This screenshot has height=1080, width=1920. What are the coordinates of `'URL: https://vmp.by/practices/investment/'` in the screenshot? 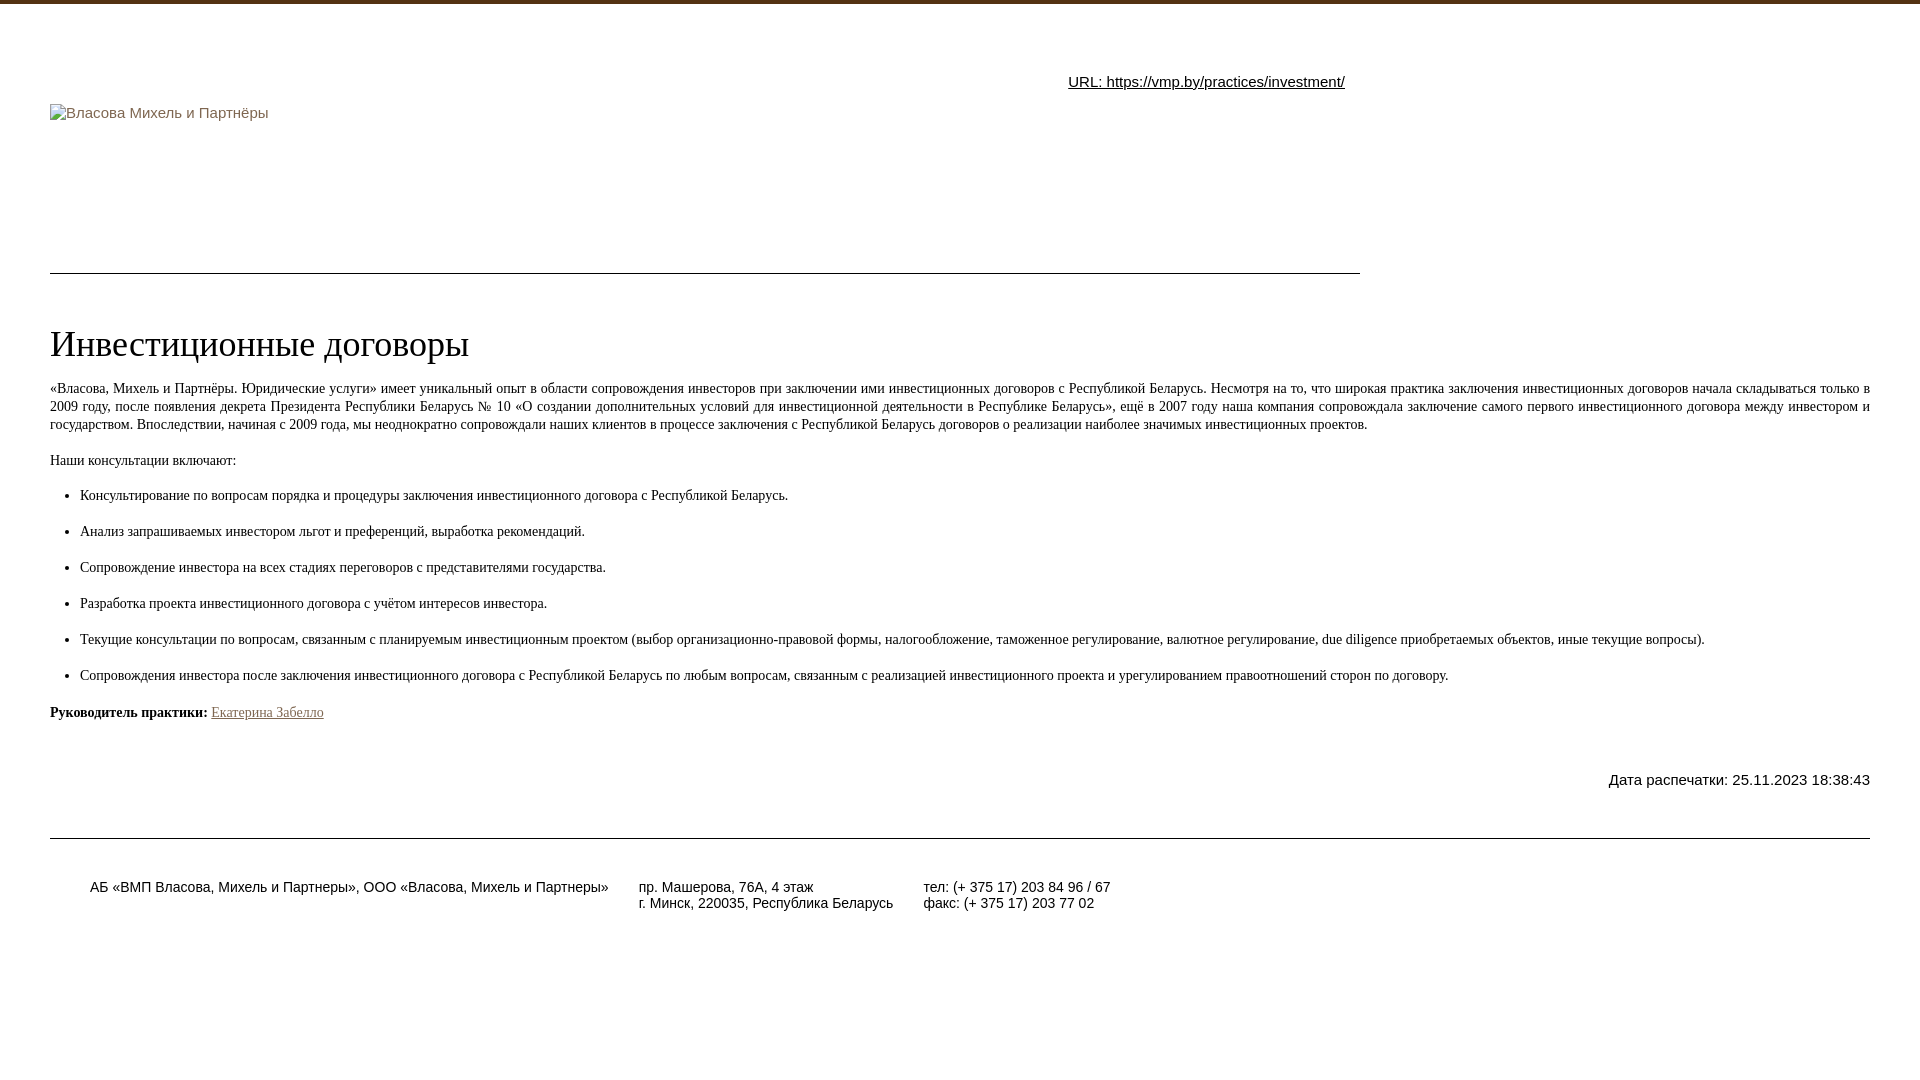 It's located at (1205, 80).